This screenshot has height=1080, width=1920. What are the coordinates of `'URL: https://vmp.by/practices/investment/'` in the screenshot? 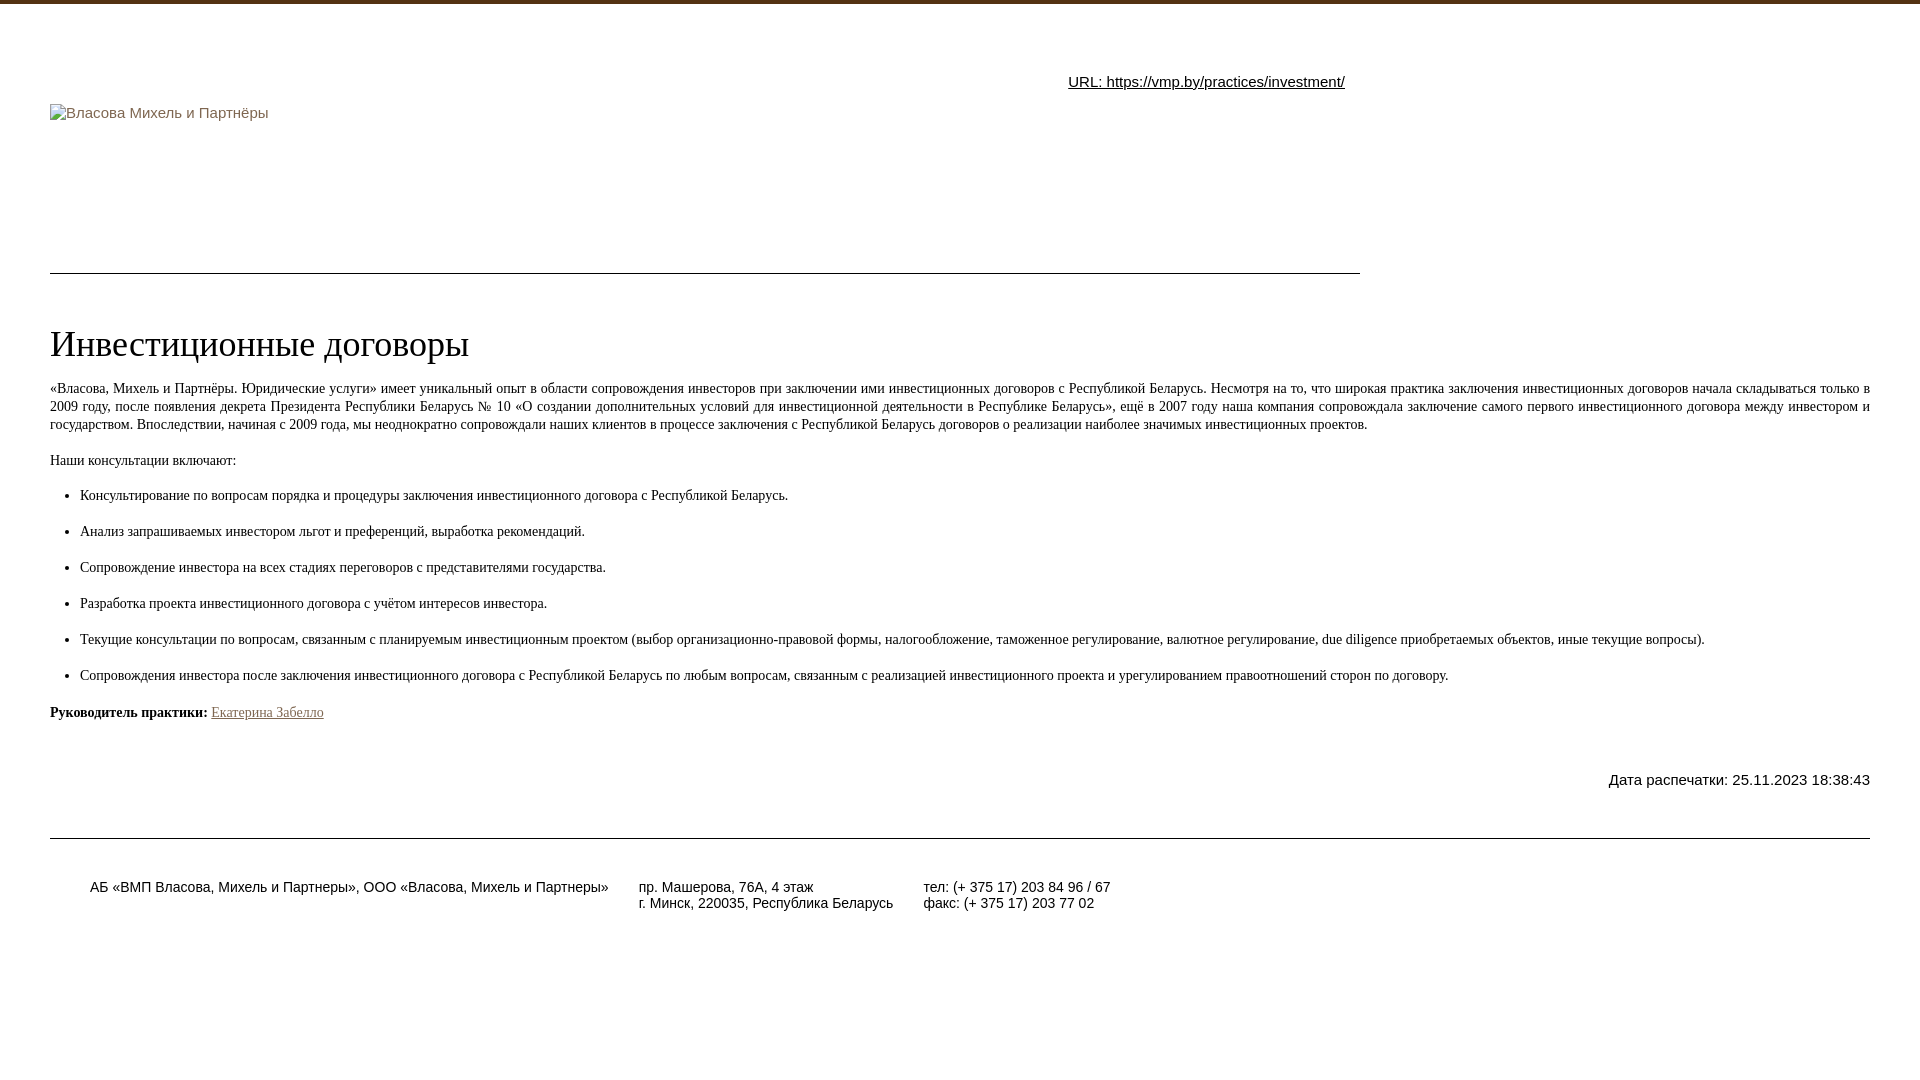 It's located at (1205, 80).